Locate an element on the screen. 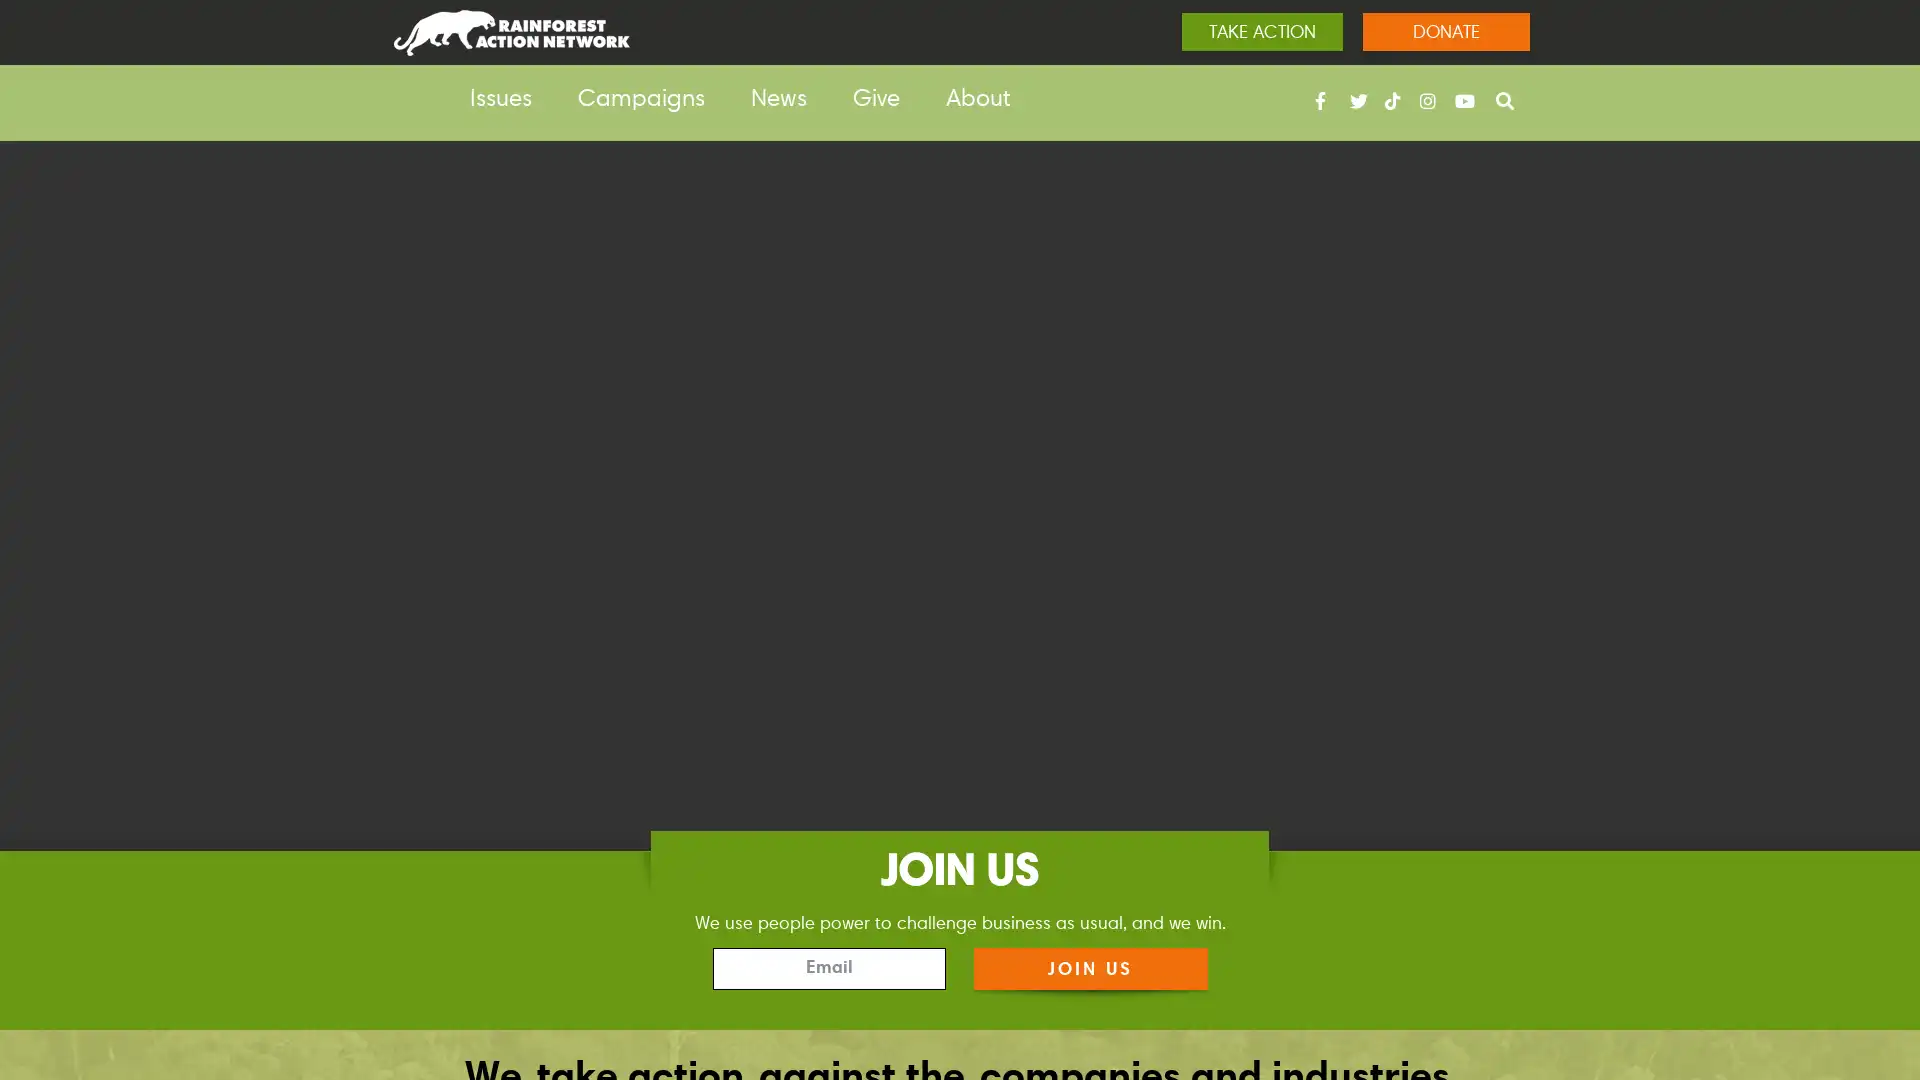  enter full screen is located at coordinates (1808, 974).